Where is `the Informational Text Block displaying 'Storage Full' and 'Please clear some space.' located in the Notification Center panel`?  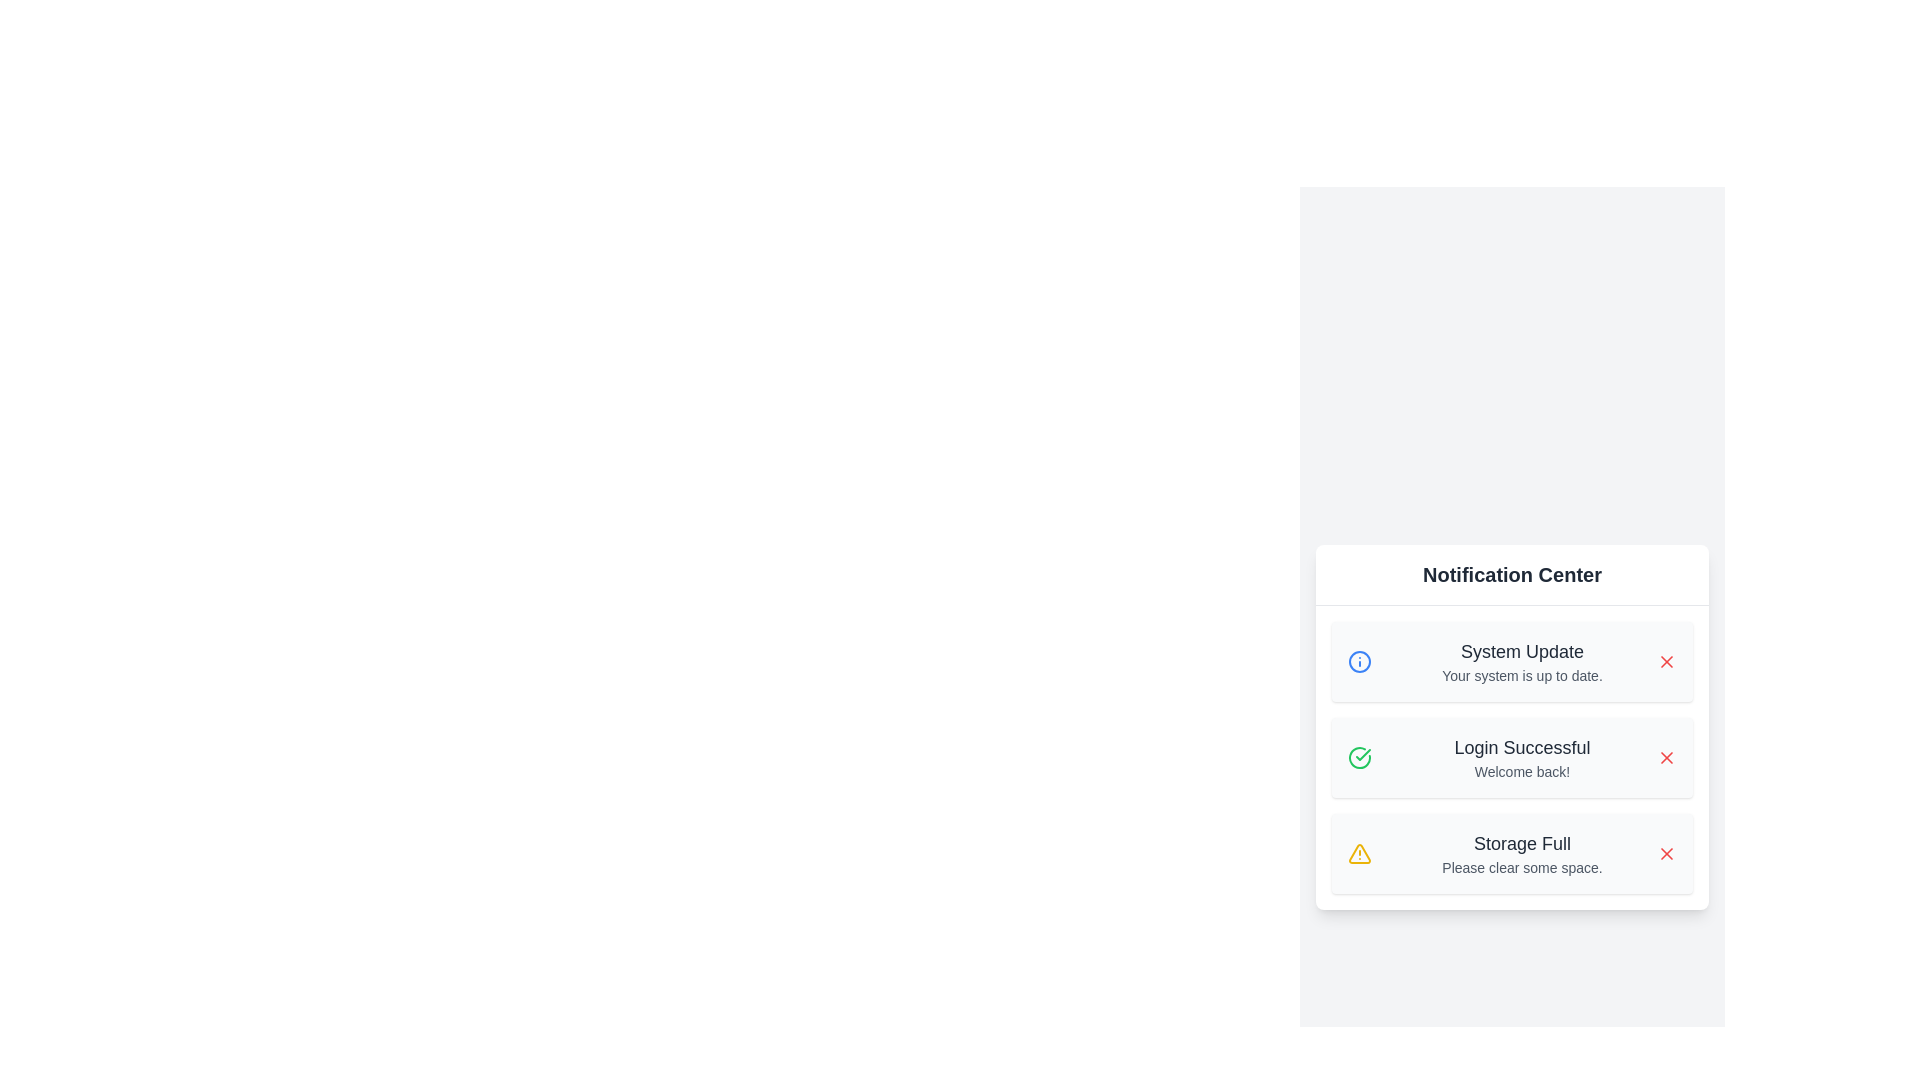
the Informational Text Block displaying 'Storage Full' and 'Please clear some space.' located in the Notification Center panel is located at coordinates (1521, 853).